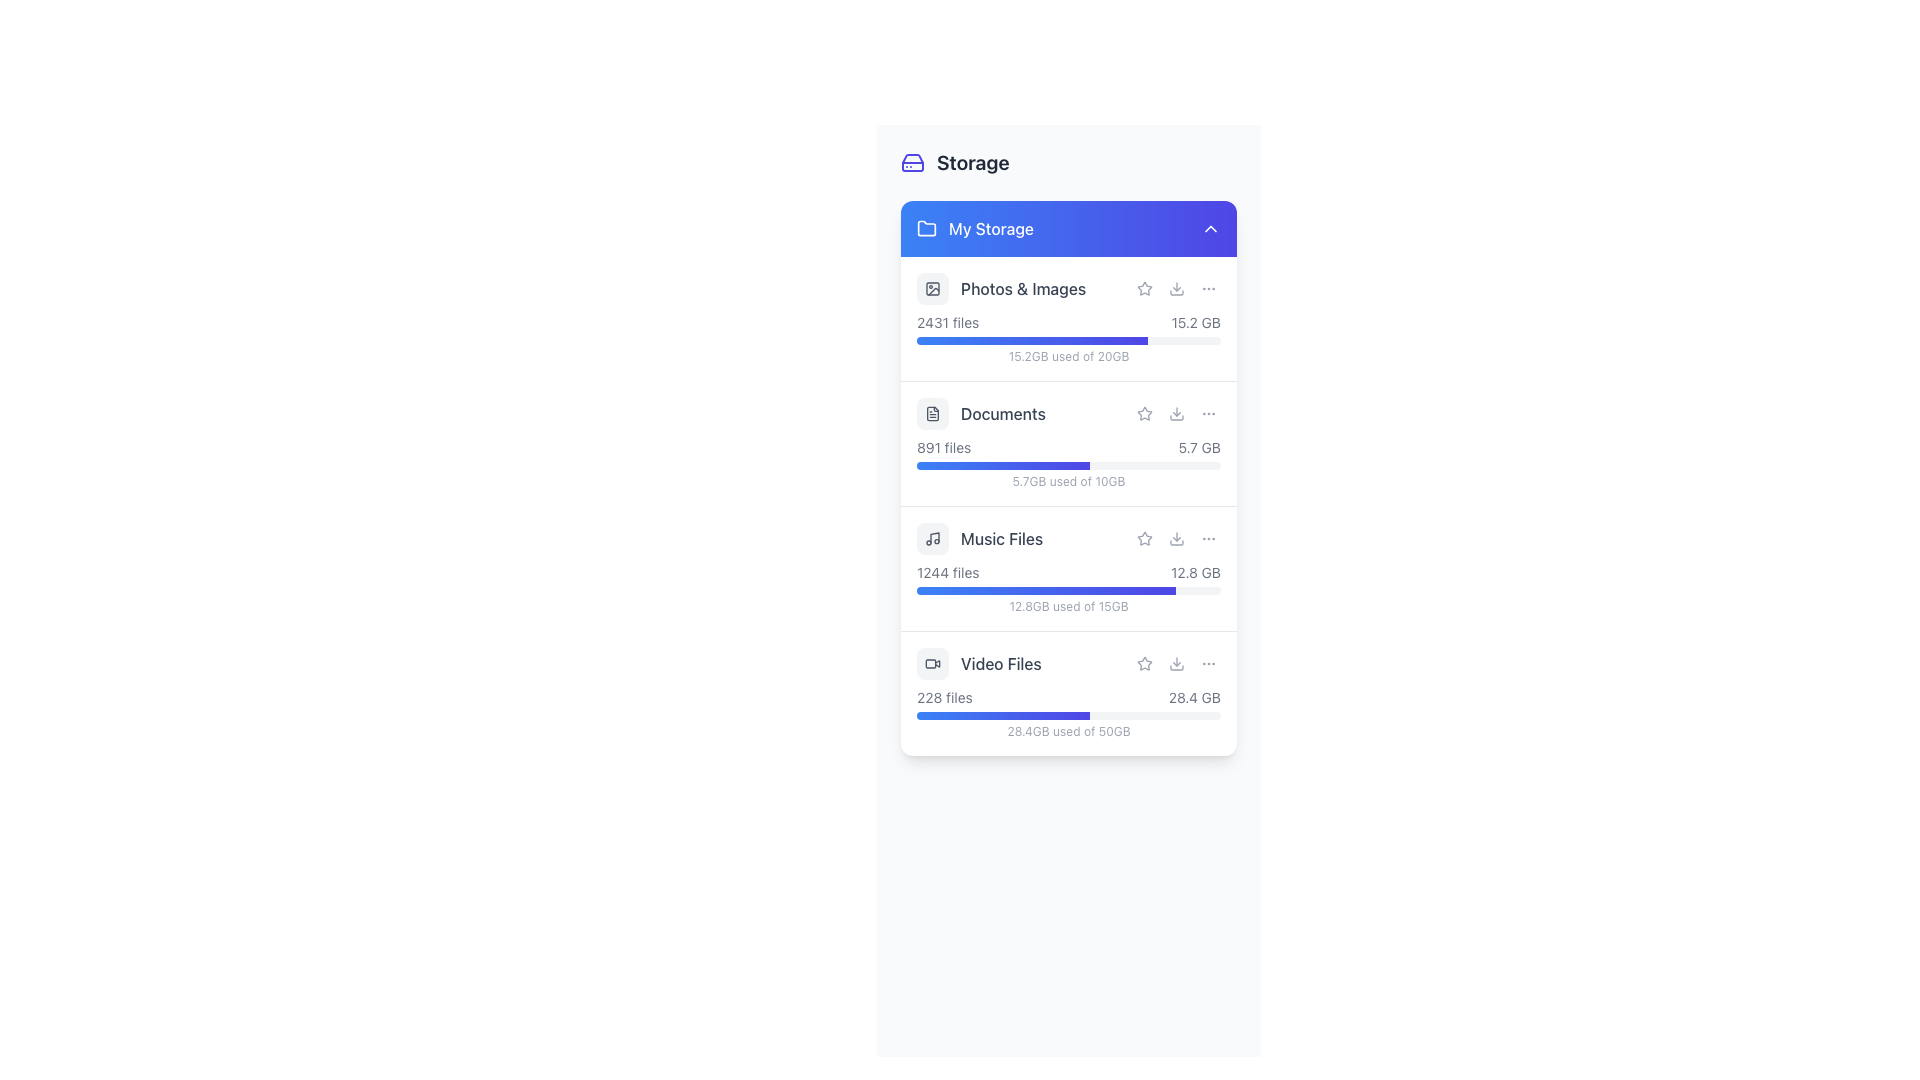  I want to click on the download button, which is the middle icon in the group of three icons to the right of the 'Documents' list item under the 'My Storage' header, to initiate a download action, so click(1176, 412).